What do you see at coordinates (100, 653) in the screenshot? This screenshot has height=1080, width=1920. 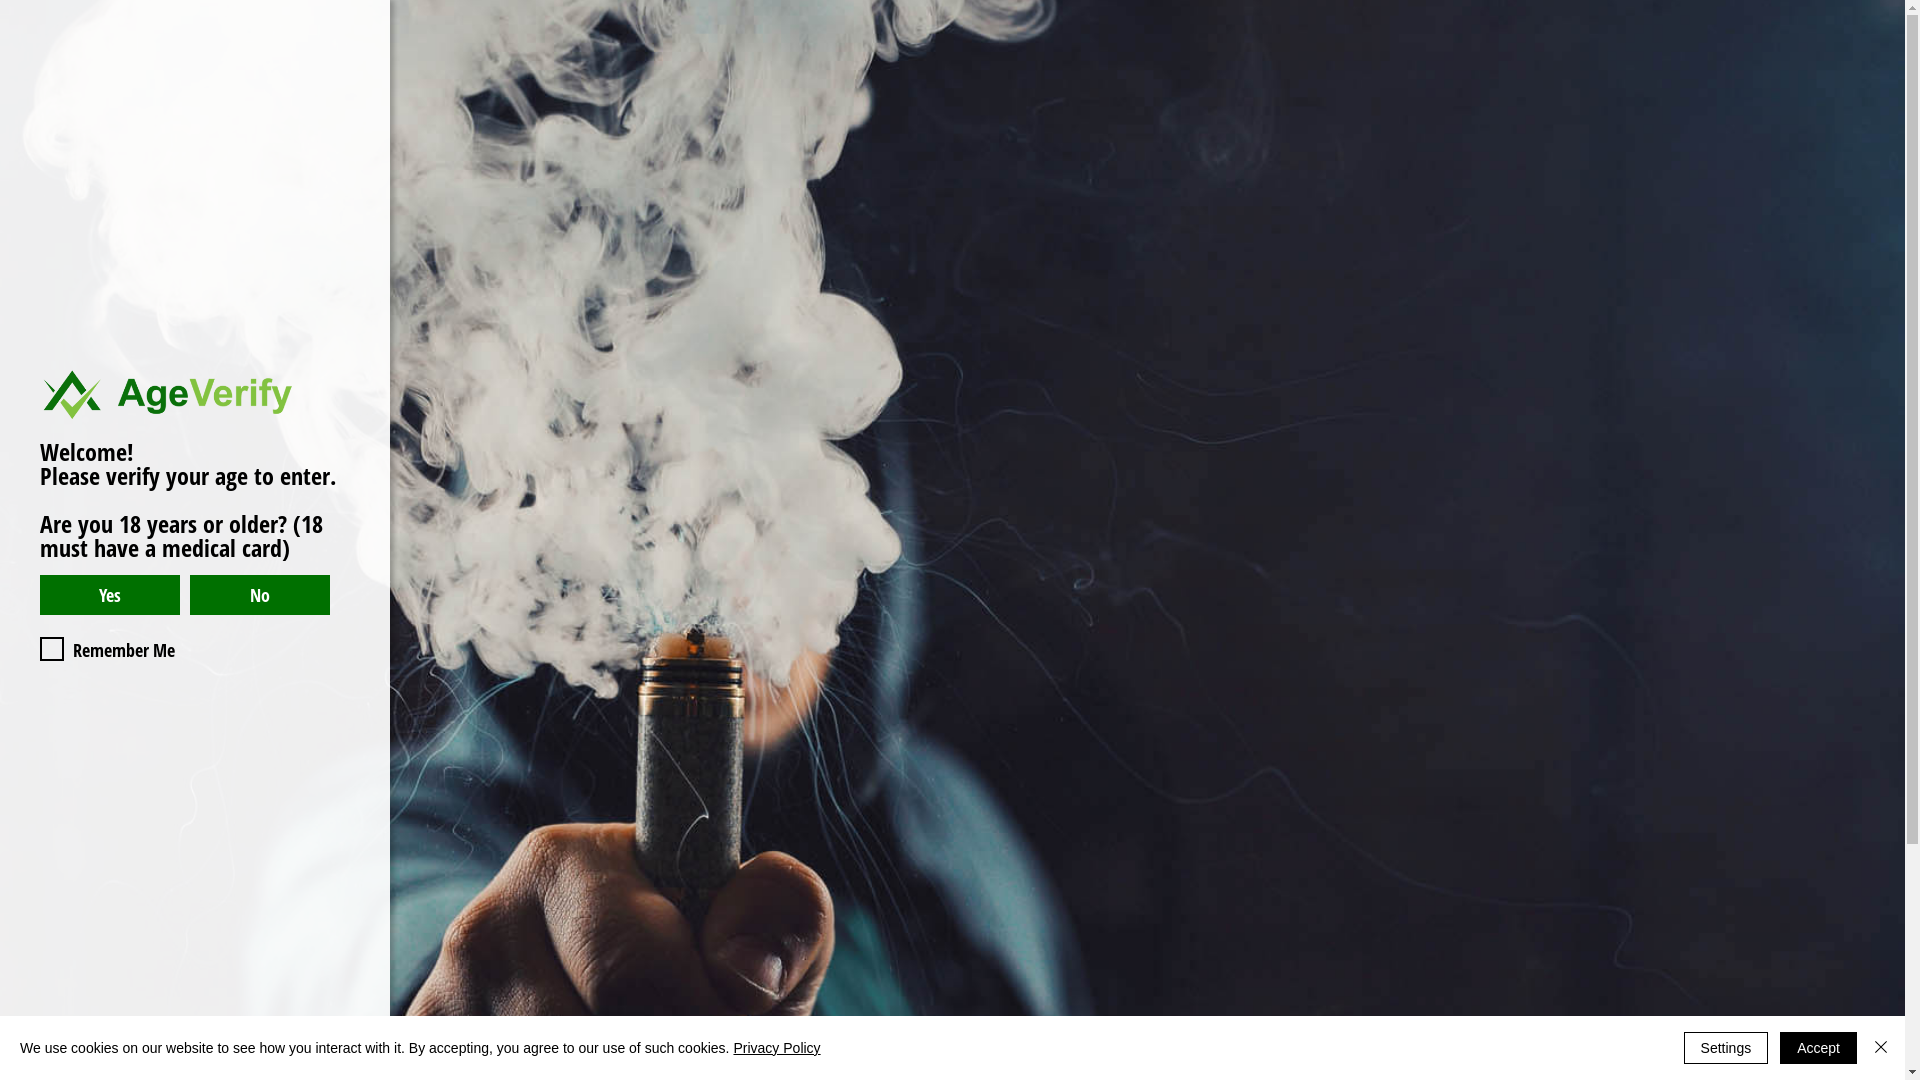 I see `'1'` at bounding box center [100, 653].